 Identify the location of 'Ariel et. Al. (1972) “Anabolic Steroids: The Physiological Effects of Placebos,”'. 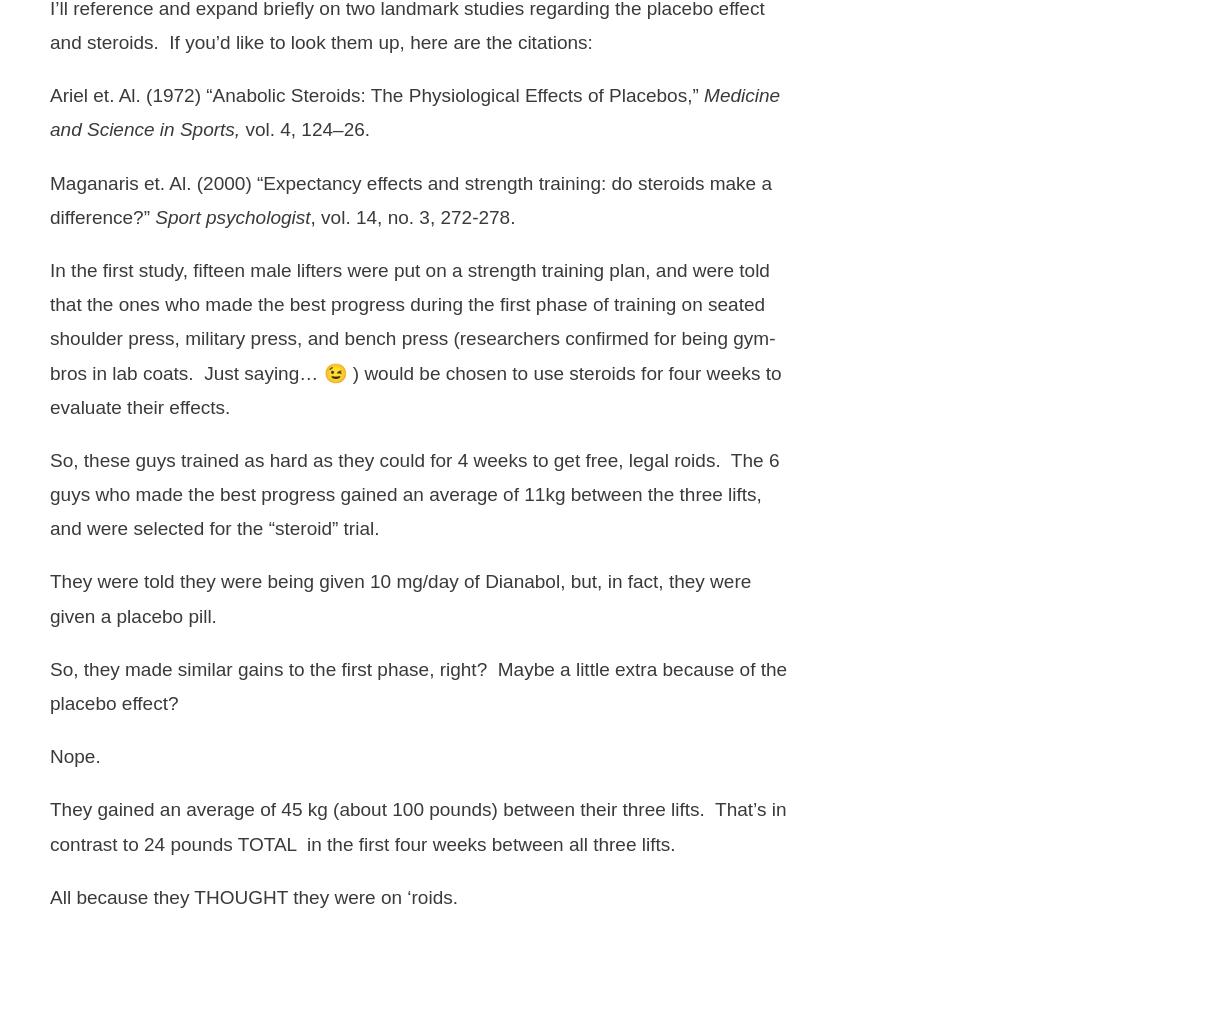
(375, 94).